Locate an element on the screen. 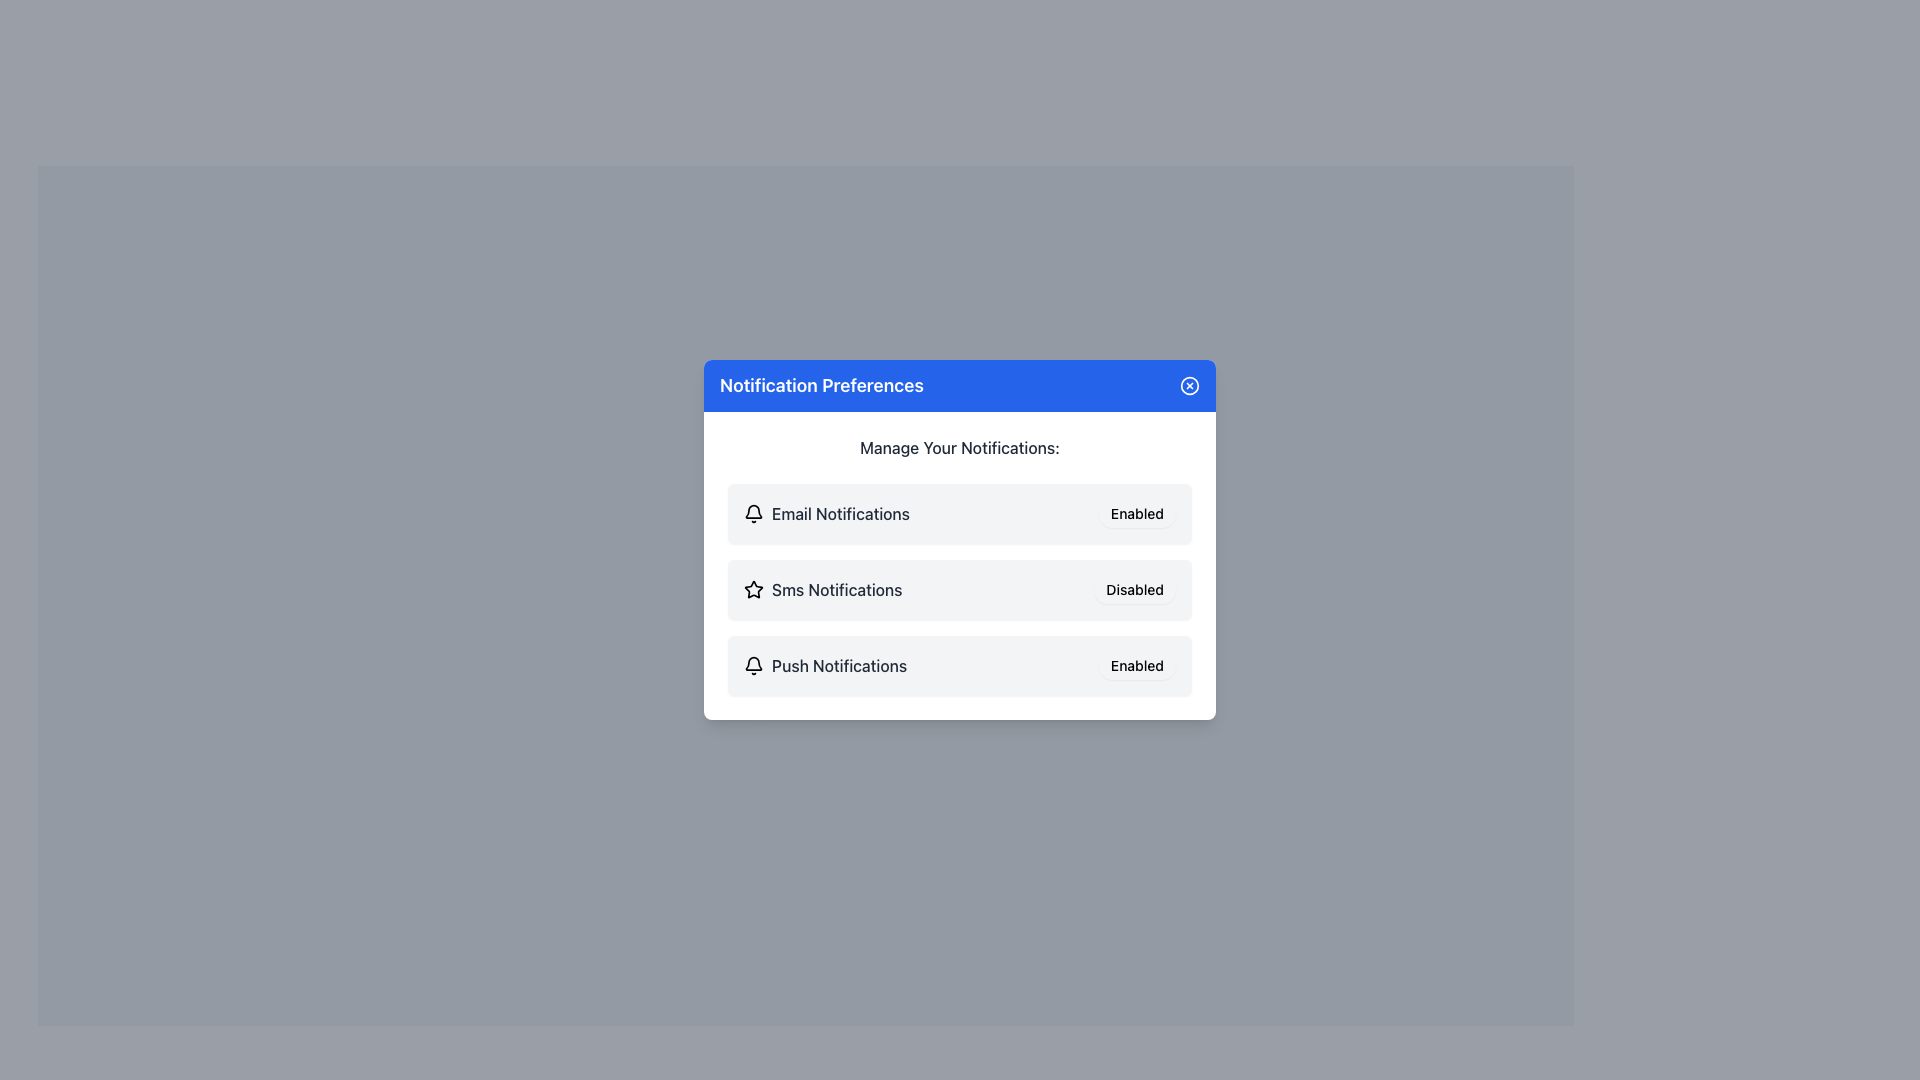 This screenshot has width=1920, height=1080. text label 'Push Notifications' which is styled with a medium-sized, gray-colored font and accompanied by a bell-shaped icon, located in the middle of the 'Notification Preferences' card is located at coordinates (825, 666).